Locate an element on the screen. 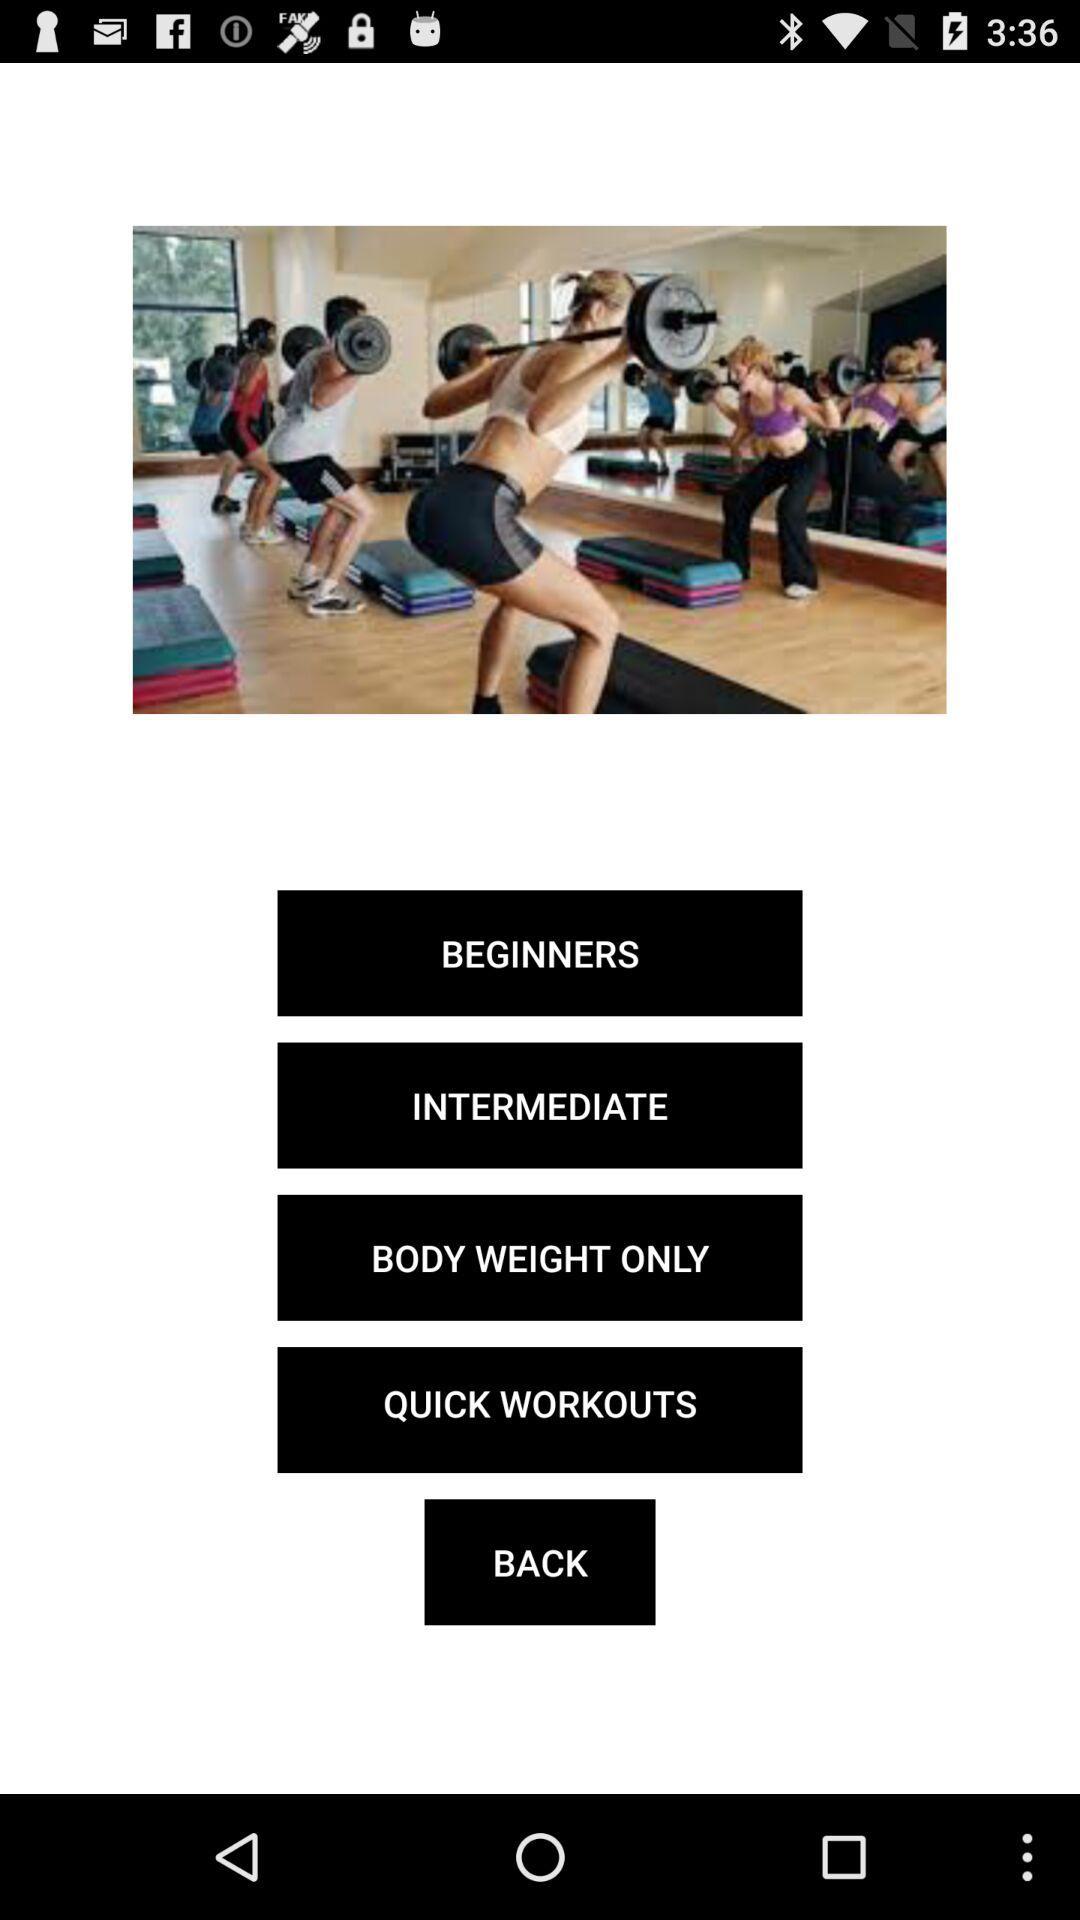  the beginners is located at coordinates (540, 952).